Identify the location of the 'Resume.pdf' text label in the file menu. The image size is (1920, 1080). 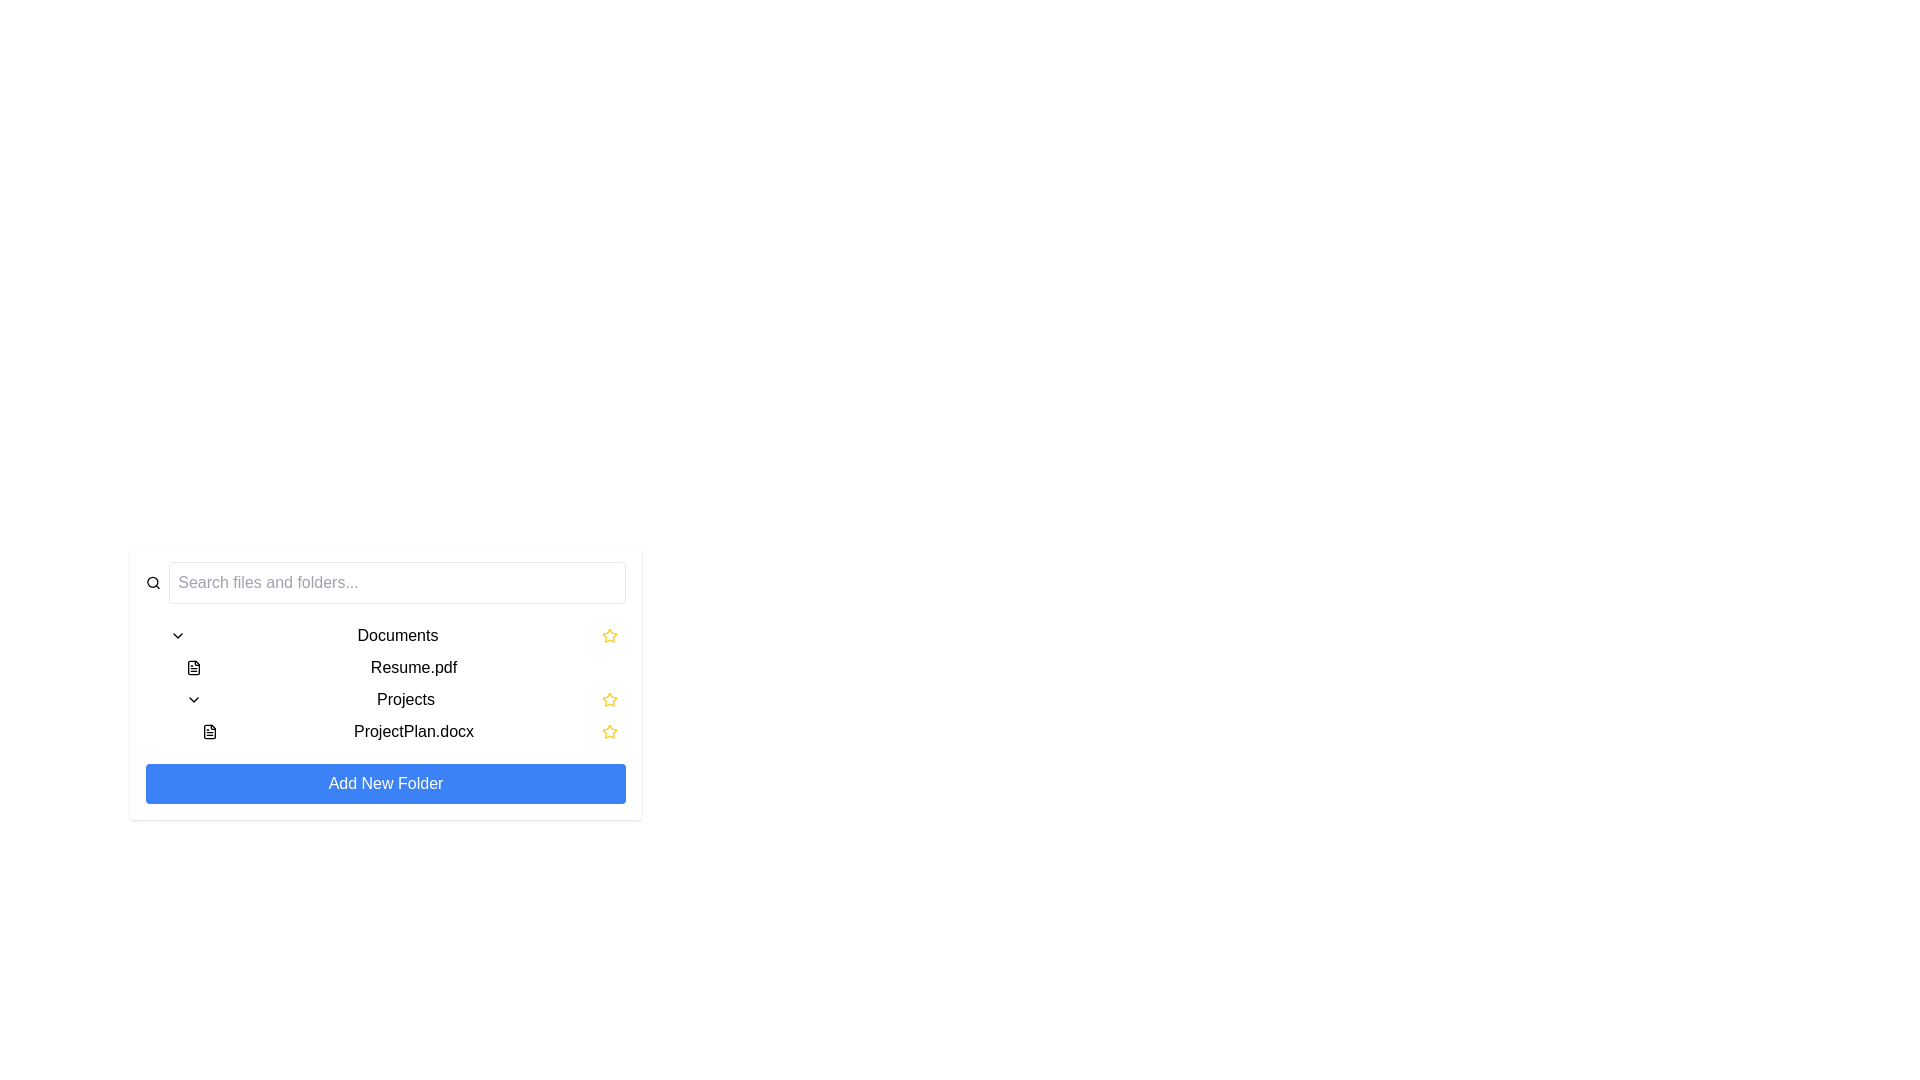
(401, 667).